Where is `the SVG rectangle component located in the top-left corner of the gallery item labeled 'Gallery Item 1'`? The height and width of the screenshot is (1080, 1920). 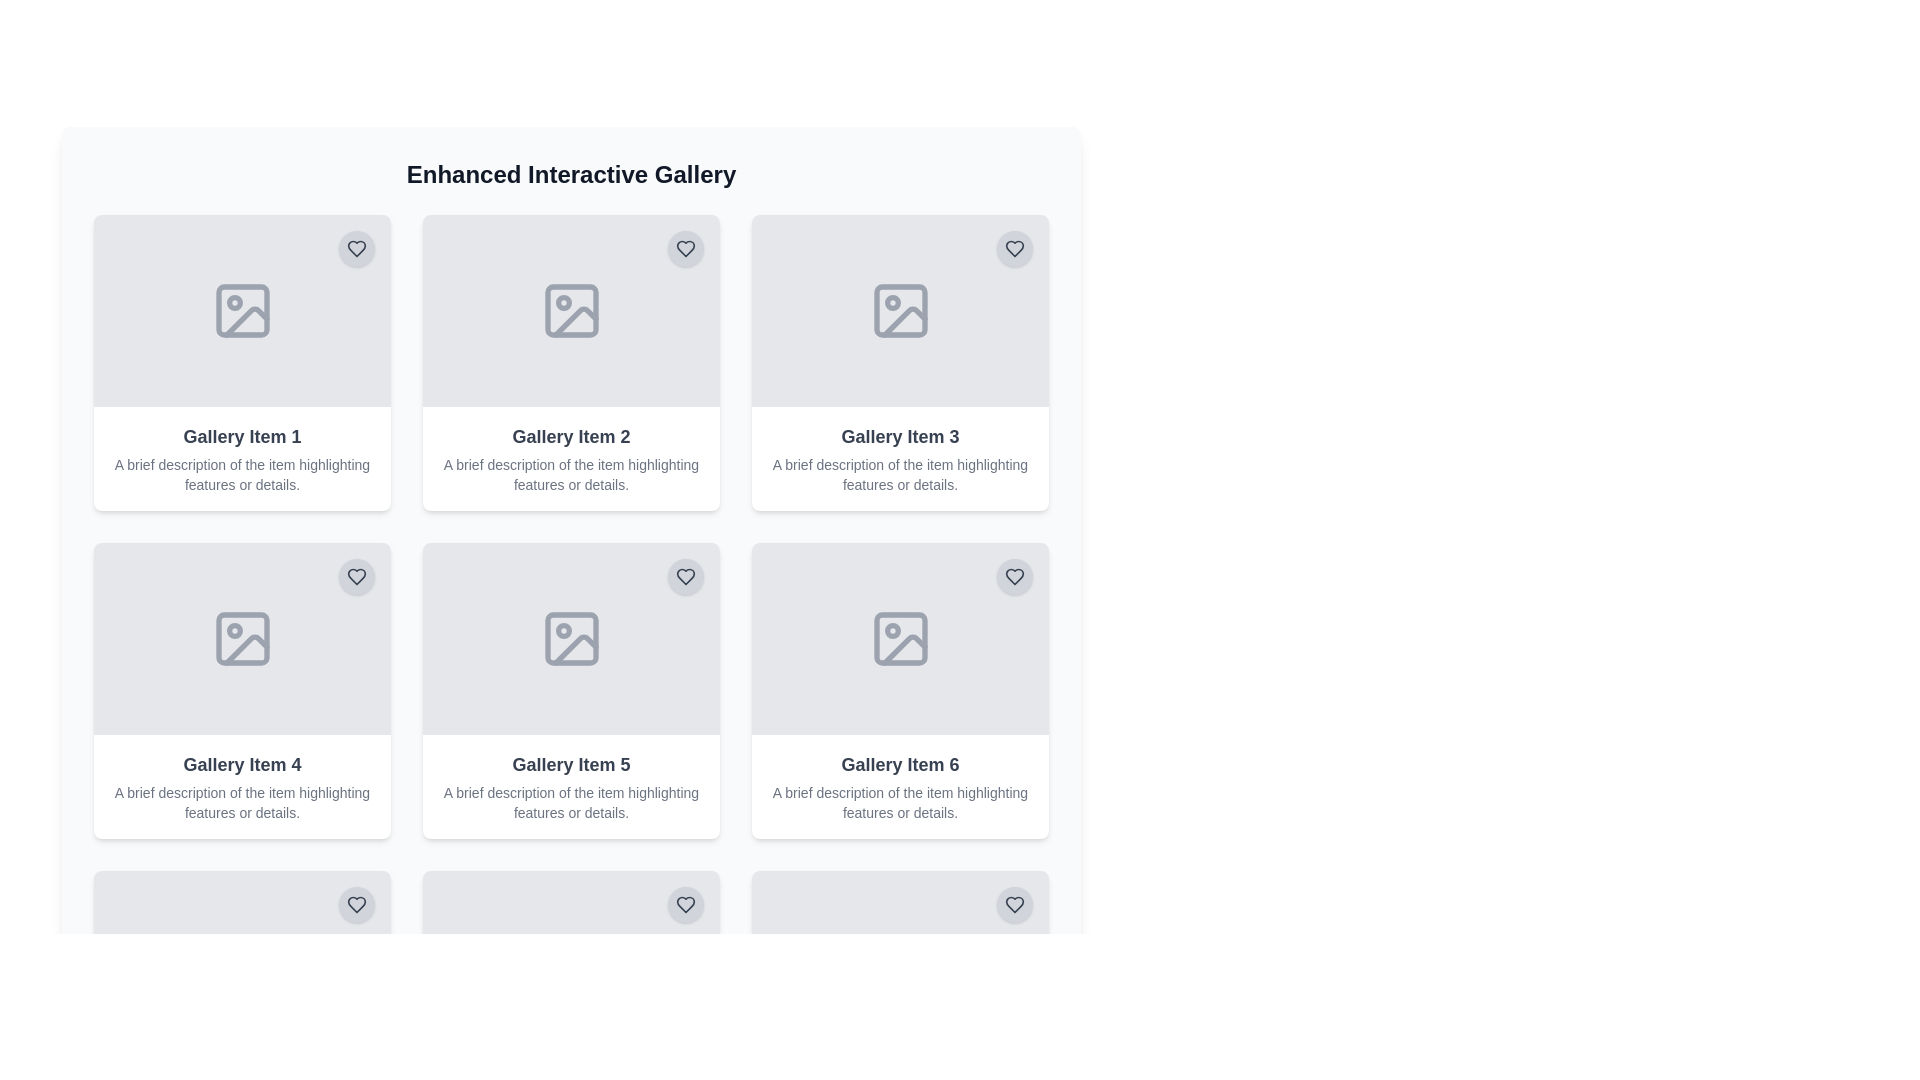 the SVG rectangle component located in the top-left corner of the gallery item labeled 'Gallery Item 1' is located at coordinates (241, 311).